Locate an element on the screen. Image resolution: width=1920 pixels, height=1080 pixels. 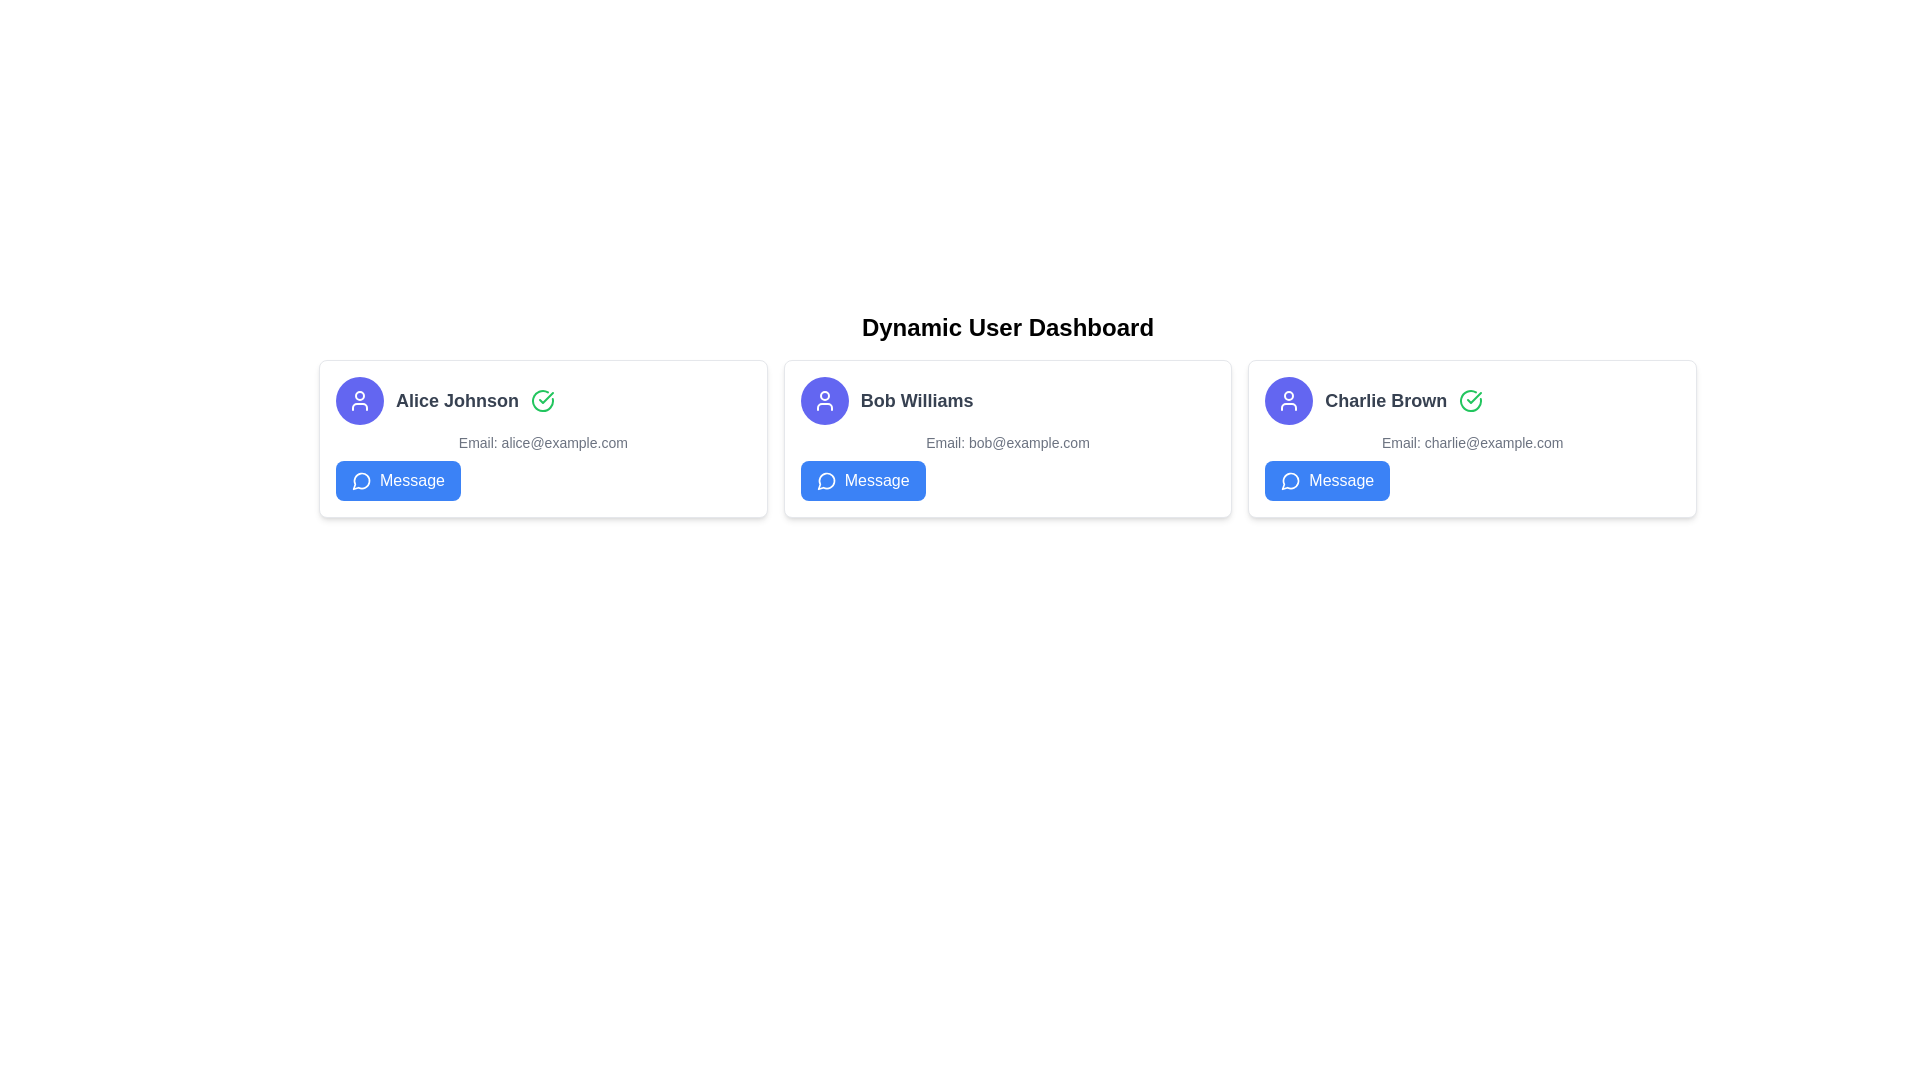
the speech bubble icon above the 'Message' label in the message button for 'Bob Williams' on the dashboard interface is located at coordinates (826, 481).